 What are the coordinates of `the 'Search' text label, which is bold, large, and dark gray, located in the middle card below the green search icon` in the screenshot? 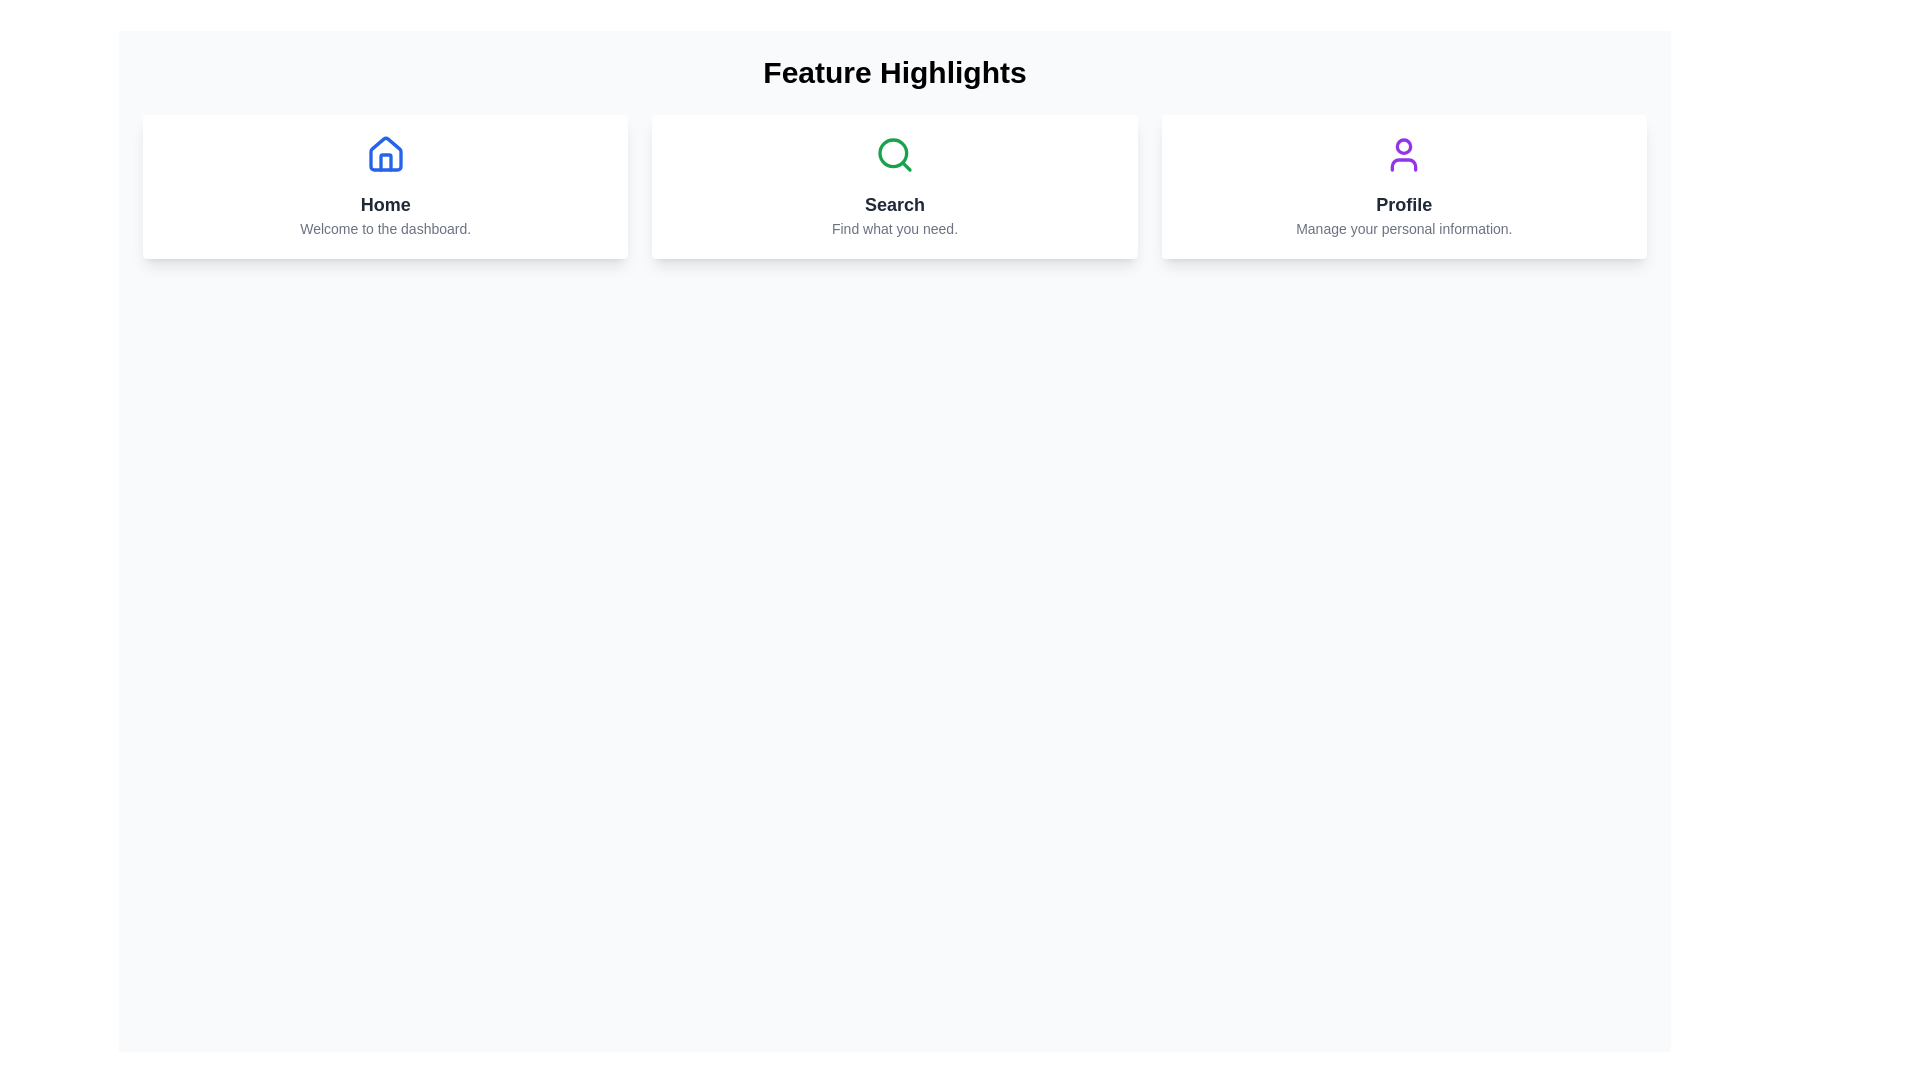 It's located at (893, 204).